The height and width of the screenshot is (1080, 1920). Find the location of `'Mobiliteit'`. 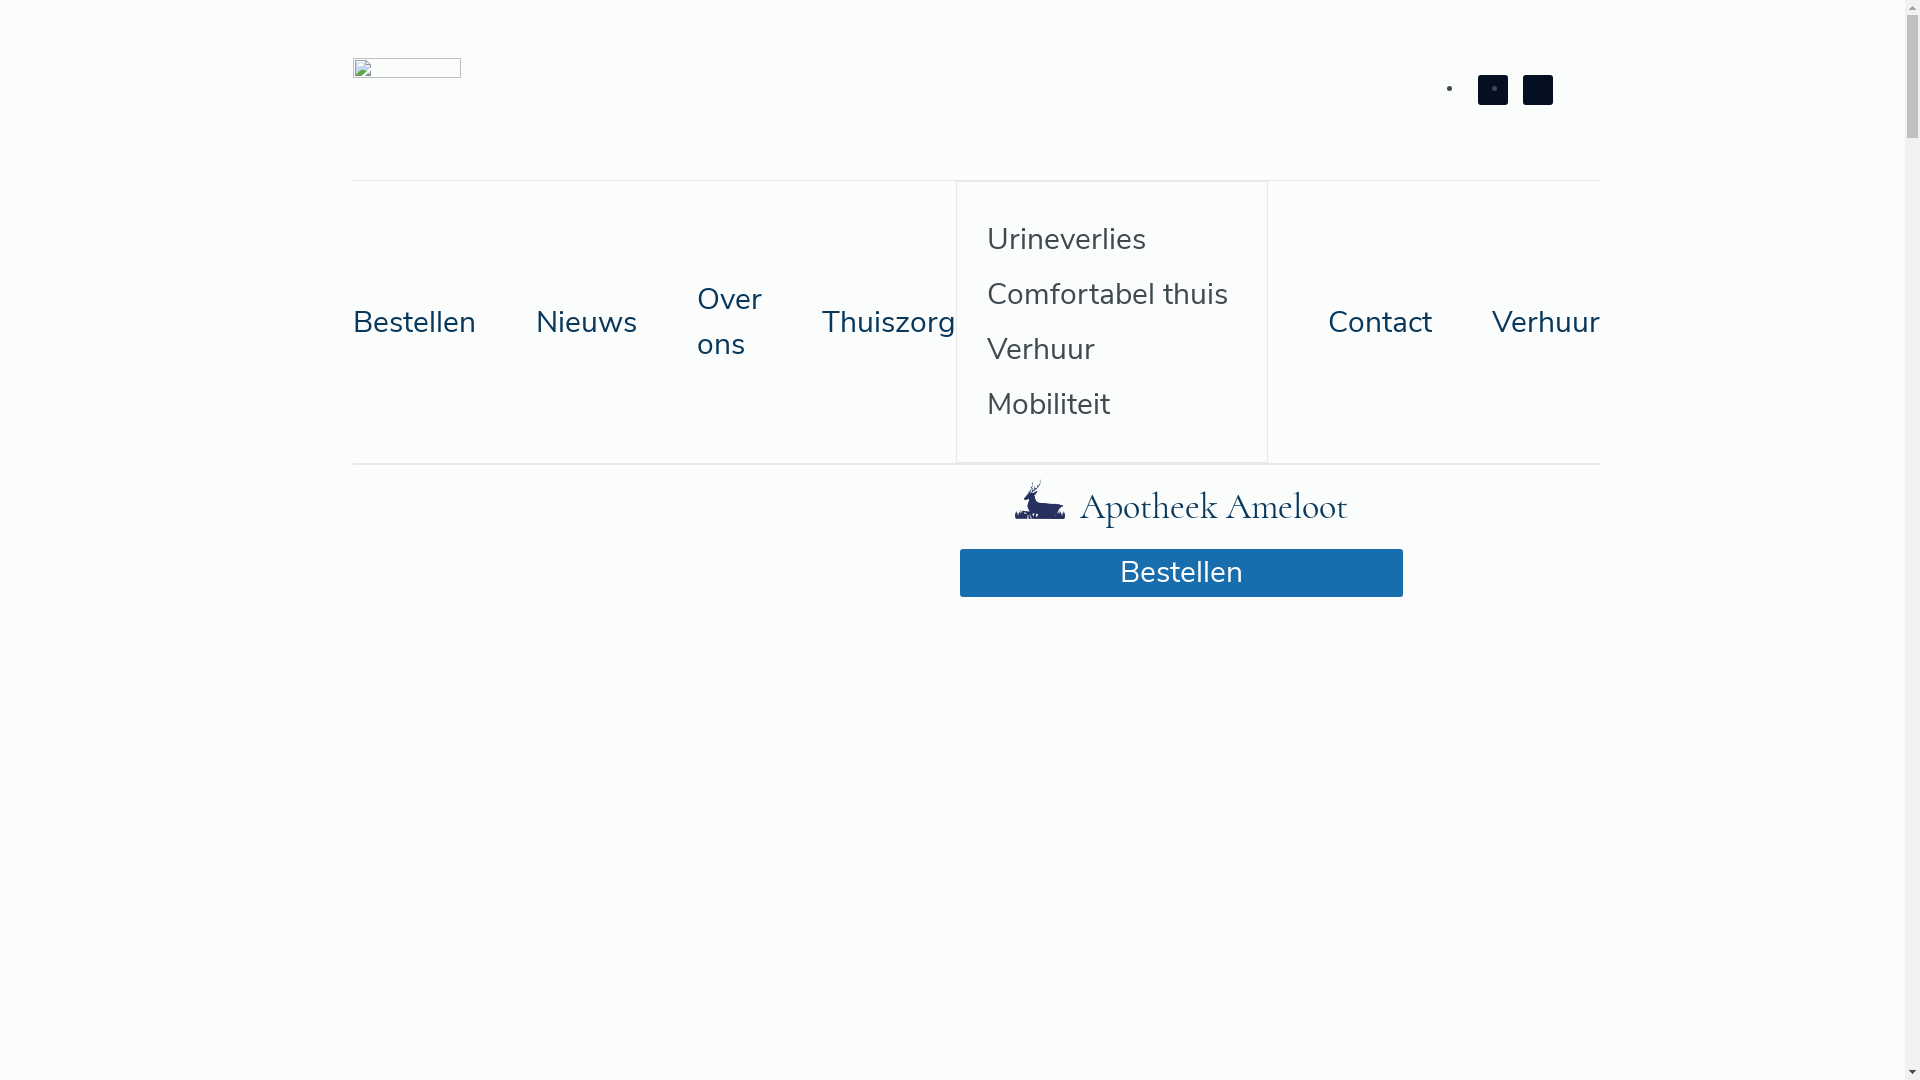

'Mobiliteit' is located at coordinates (985, 404).